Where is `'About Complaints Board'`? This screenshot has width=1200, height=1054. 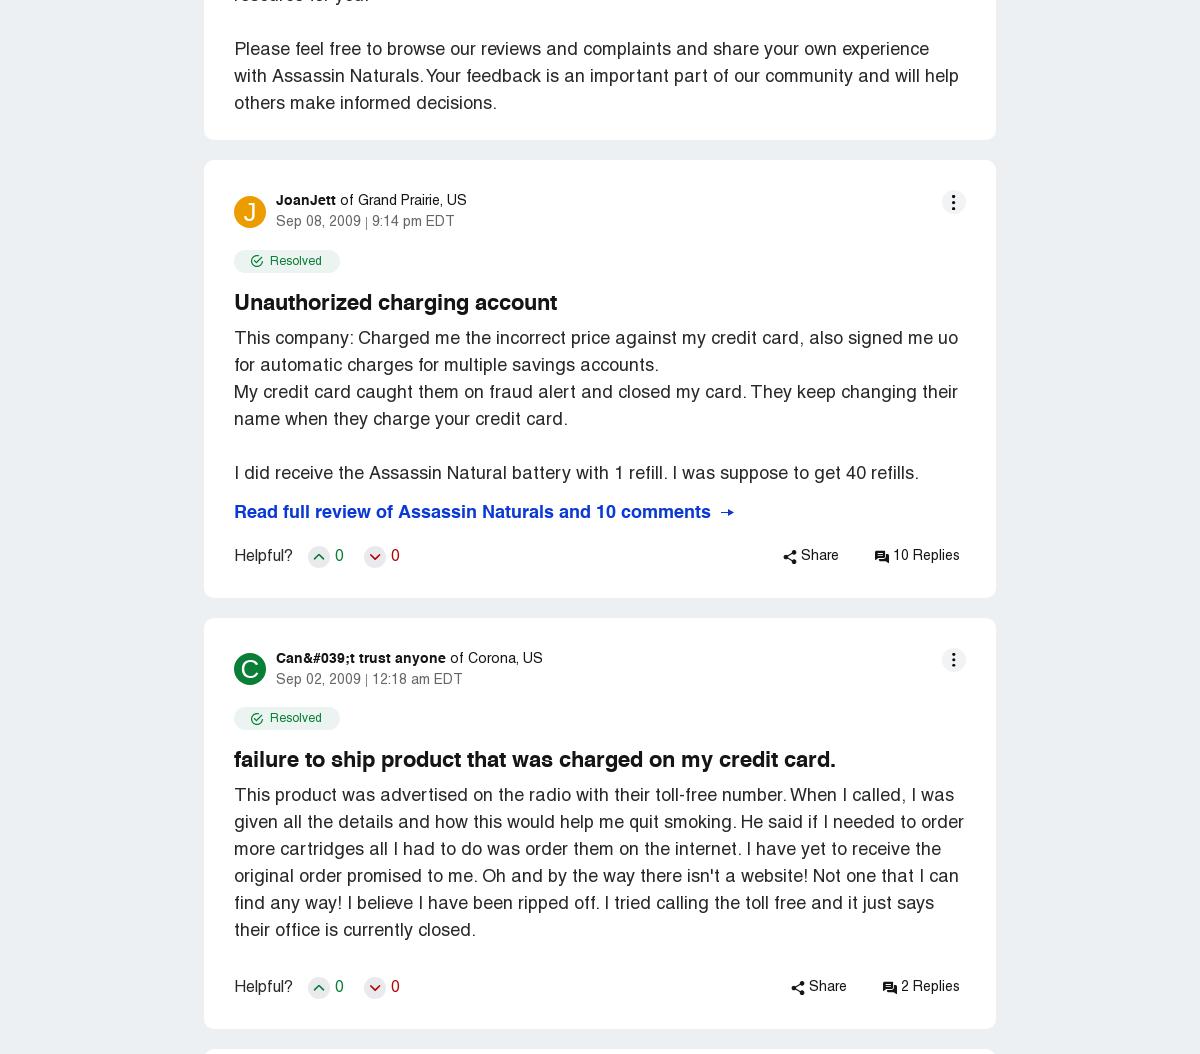
'About Complaints Board' is located at coordinates (164, 179).